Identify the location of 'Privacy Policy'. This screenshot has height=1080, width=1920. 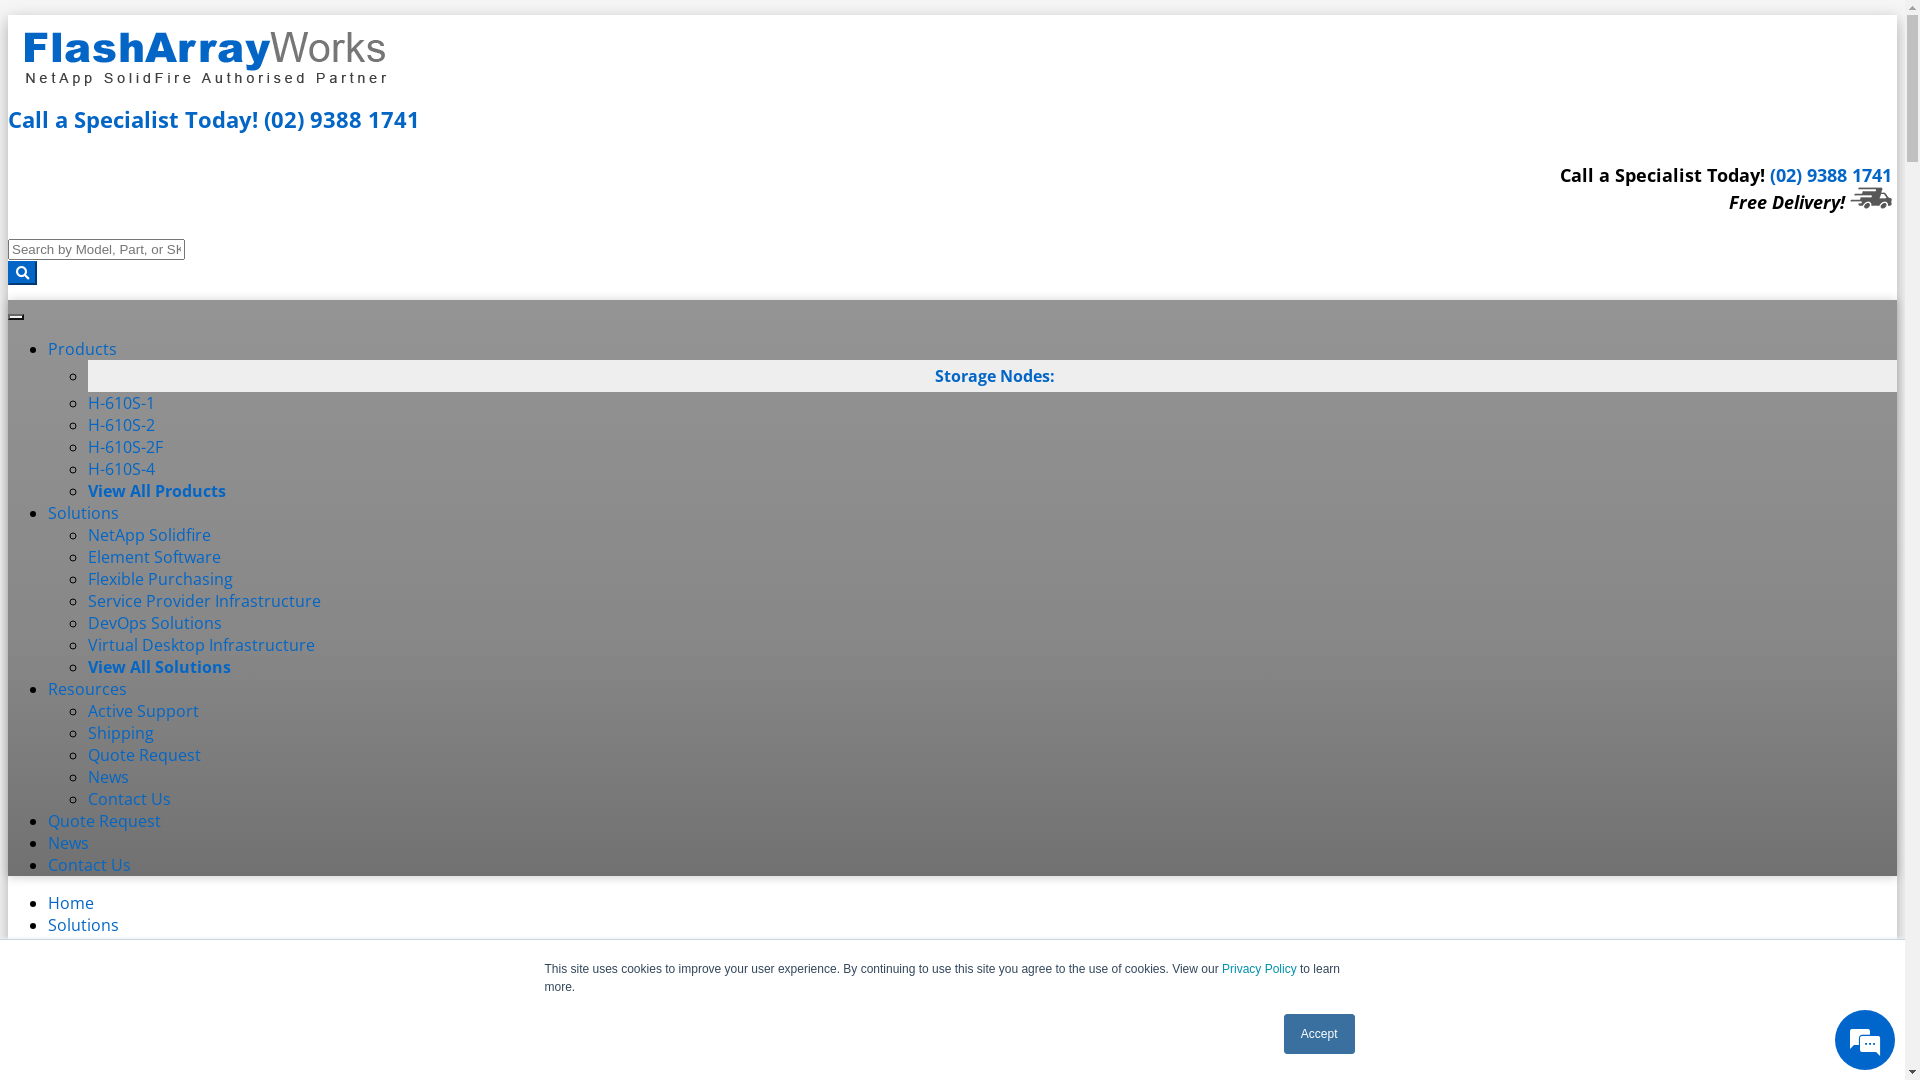
(1258, 967).